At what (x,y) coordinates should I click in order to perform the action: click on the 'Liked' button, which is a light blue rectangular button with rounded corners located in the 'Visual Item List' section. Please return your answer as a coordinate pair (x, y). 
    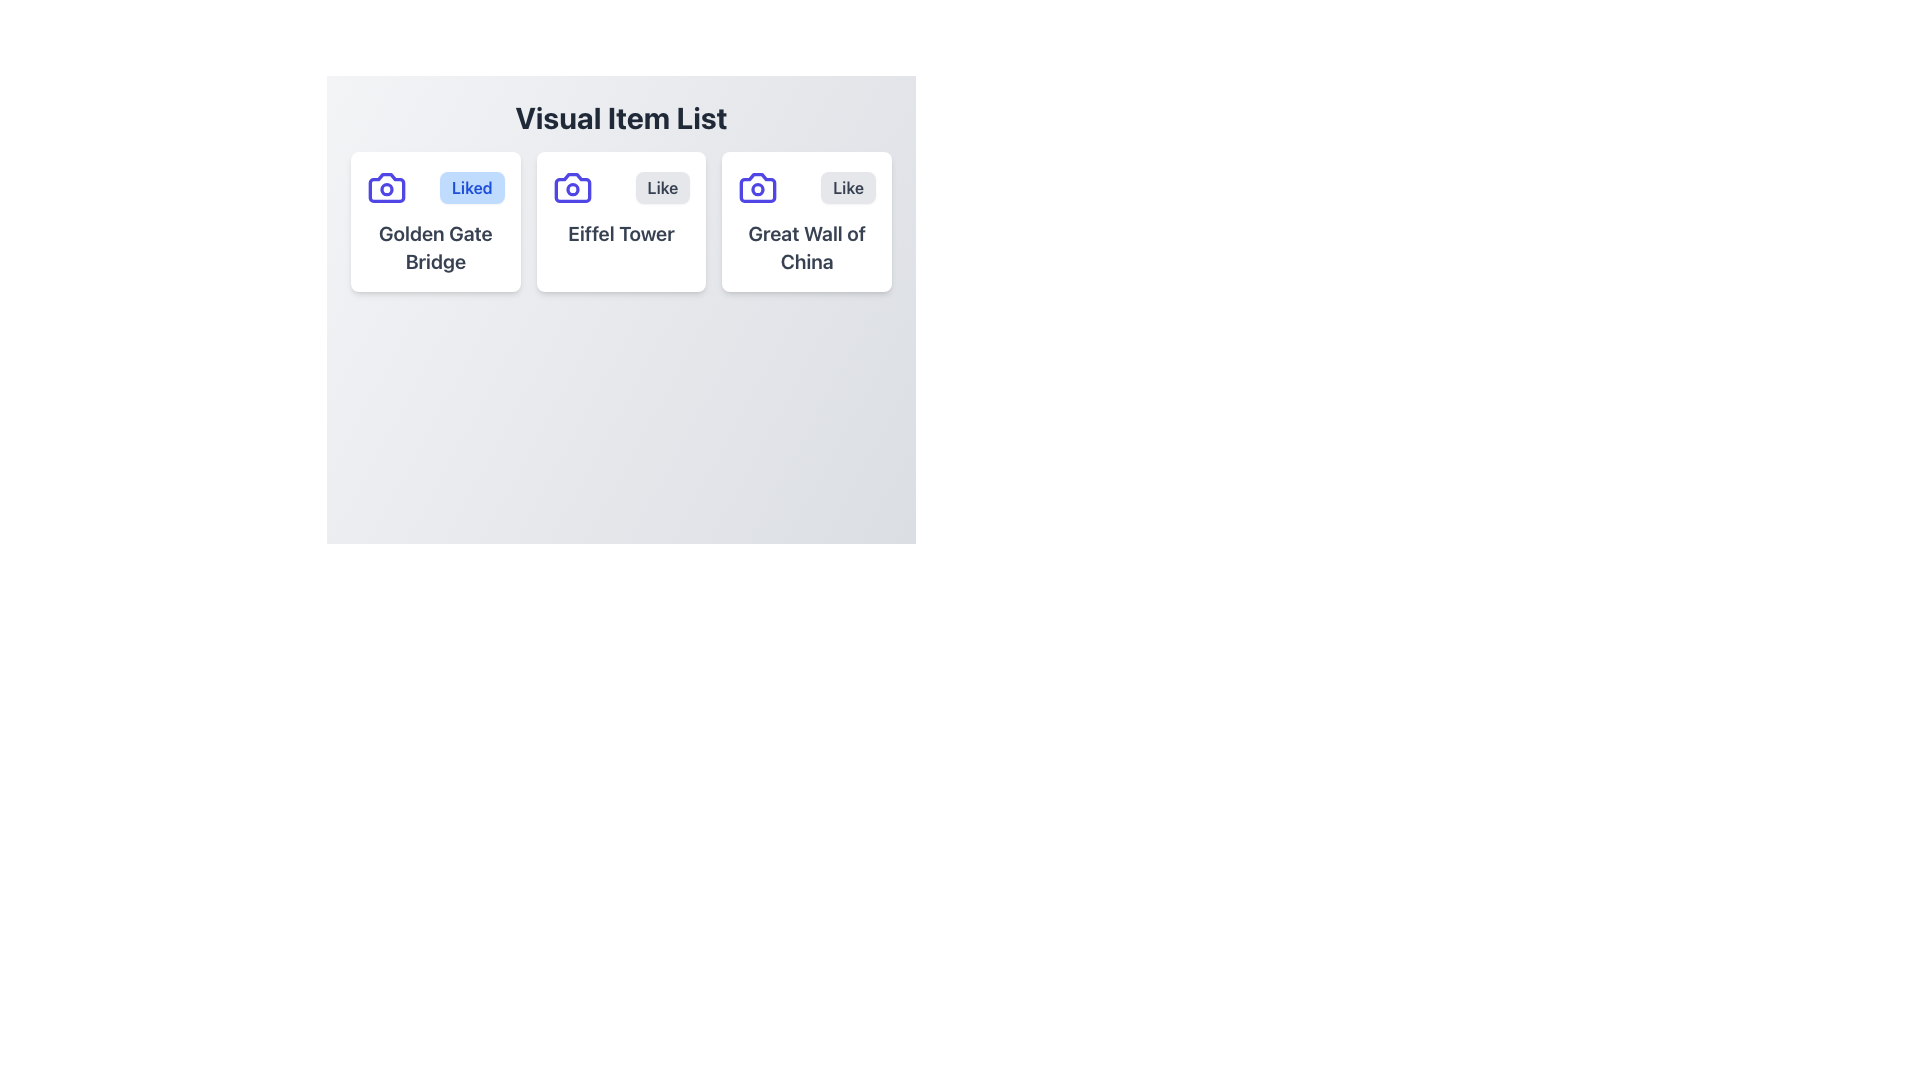
    Looking at the image, I should click on (434, 188).